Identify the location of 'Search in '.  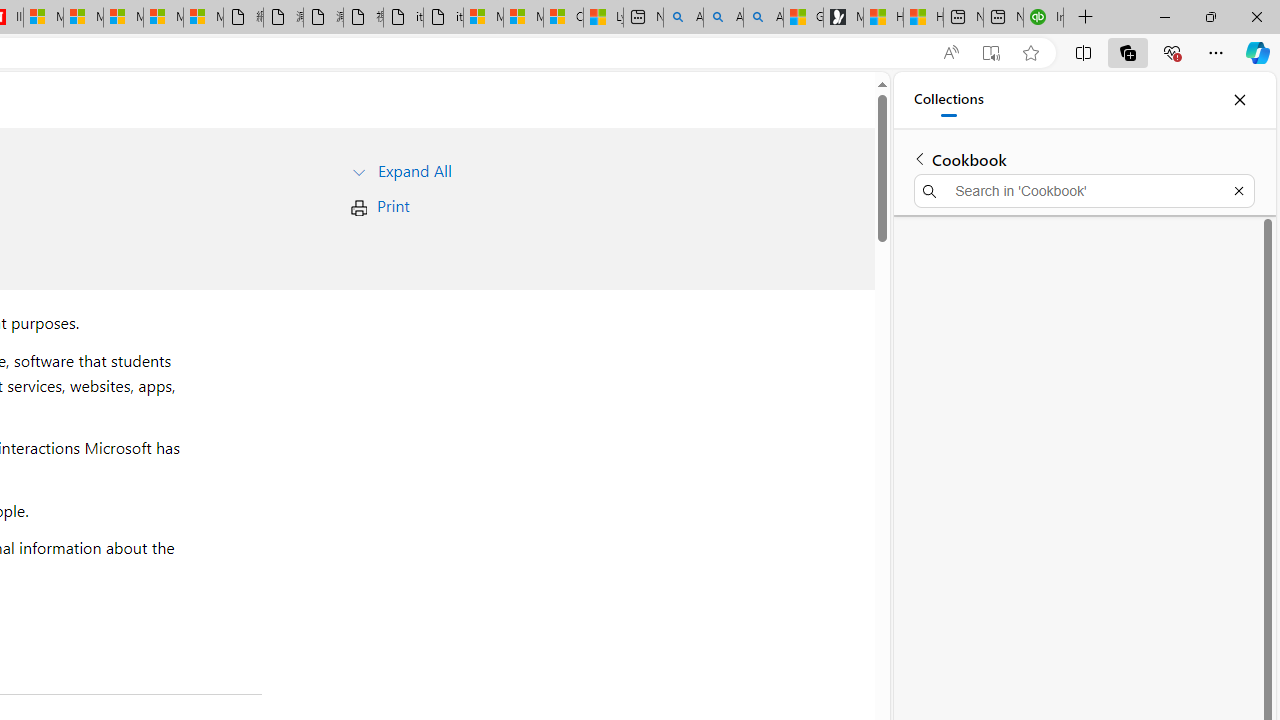
(1083, 191).